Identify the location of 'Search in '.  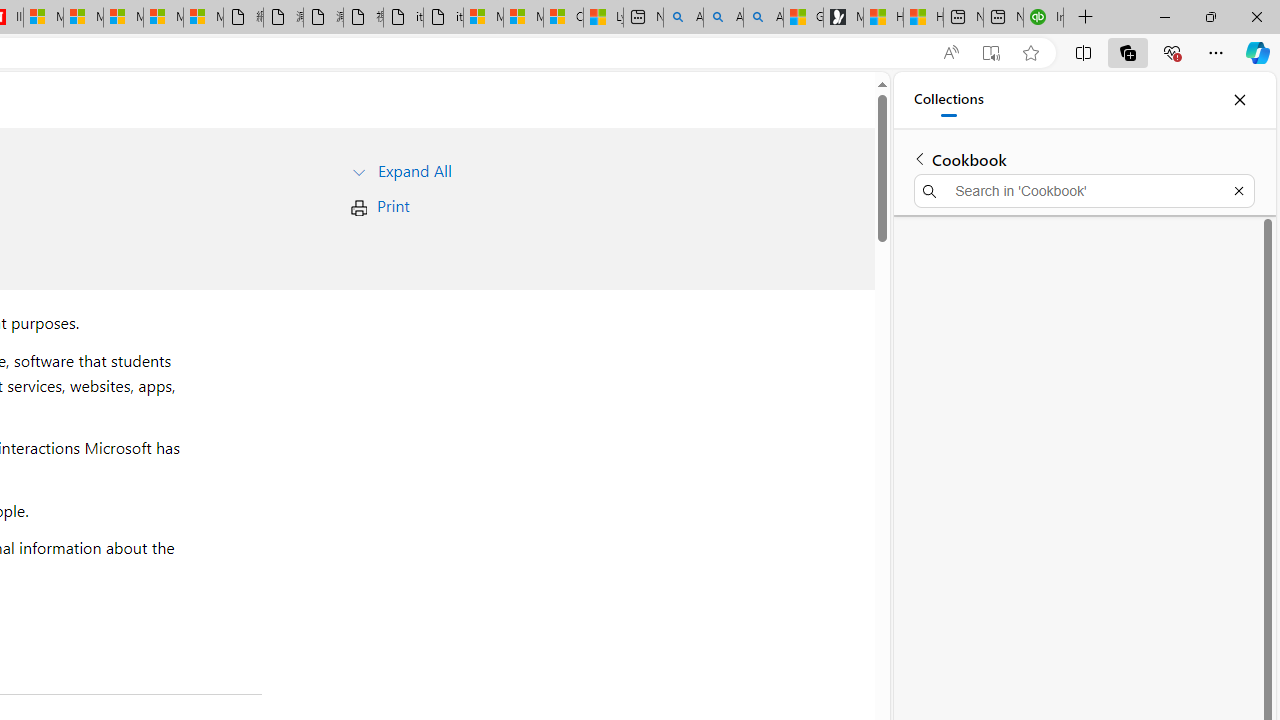
(1083, 191).